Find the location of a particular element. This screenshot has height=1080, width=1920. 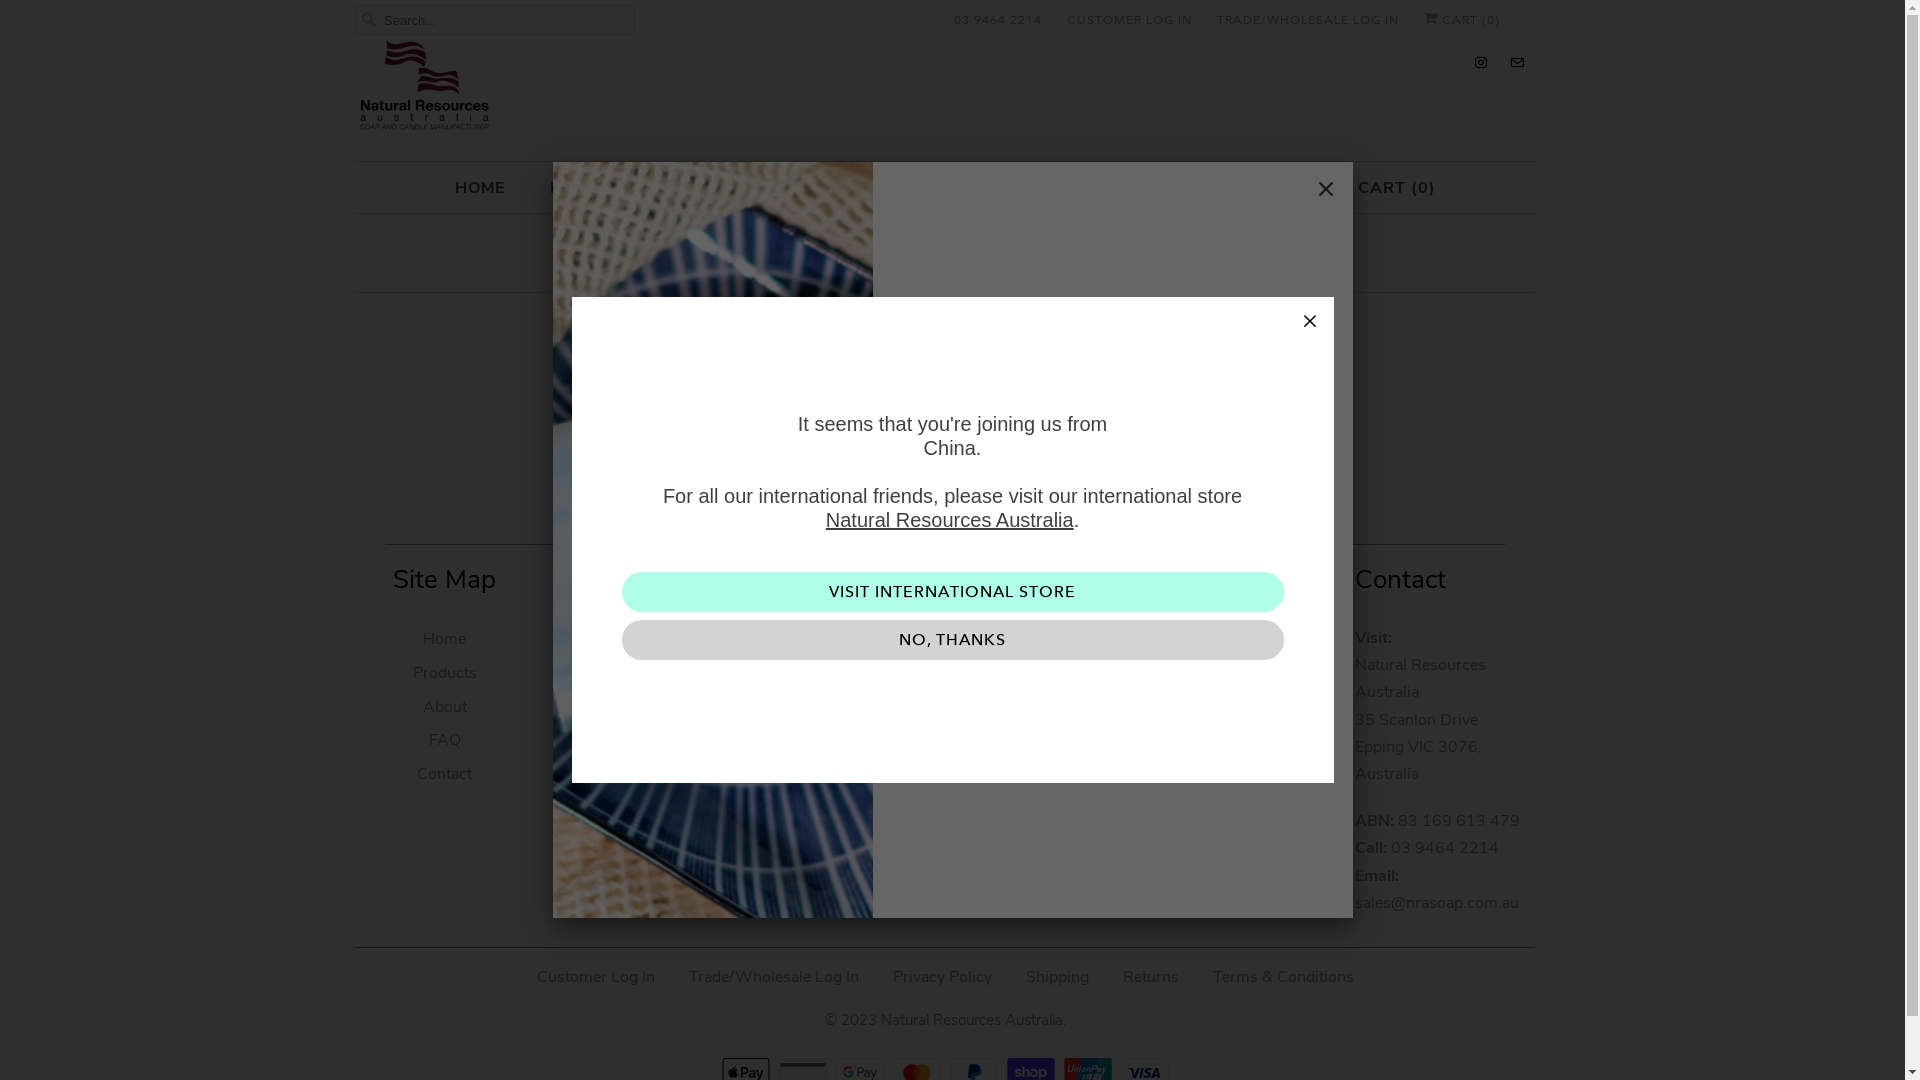

'About' is located at coordinates (444, 705).